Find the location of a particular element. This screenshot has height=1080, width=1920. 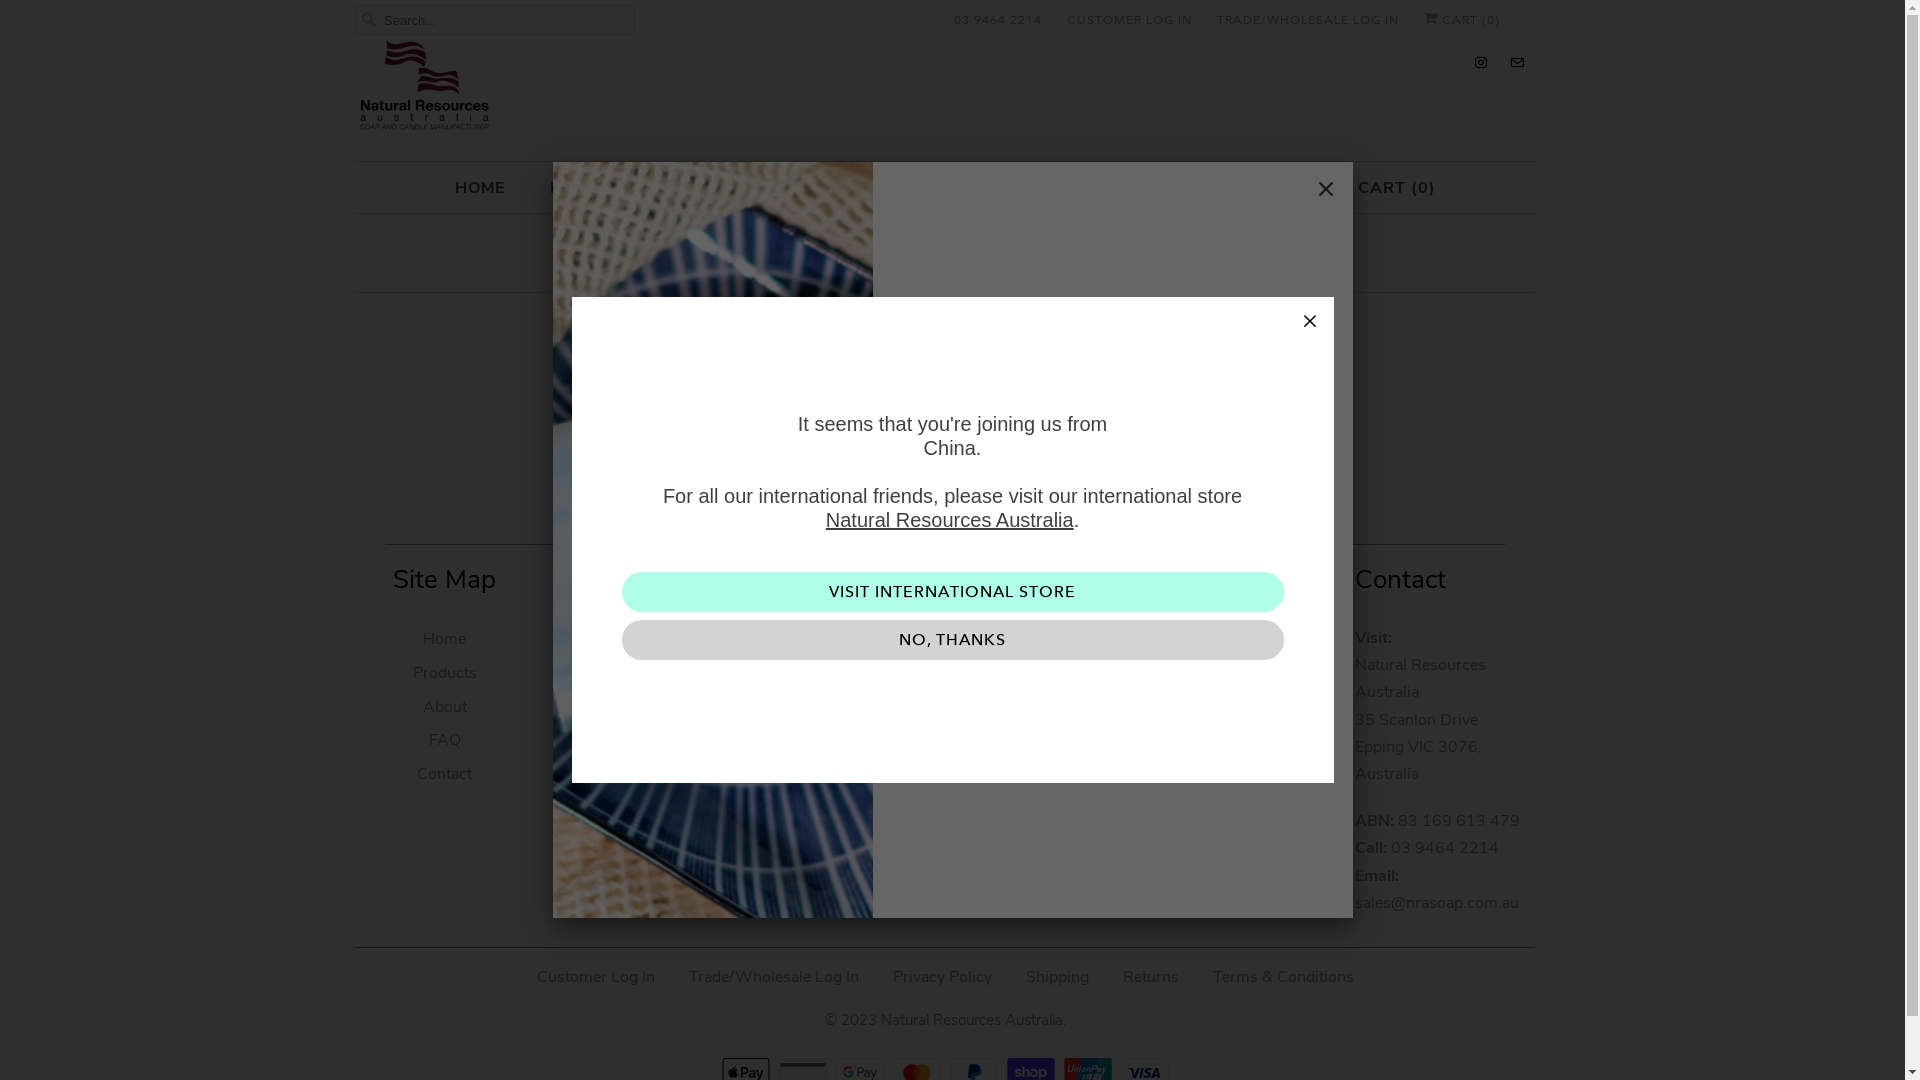

'About' is located at coordinates (444, 705).